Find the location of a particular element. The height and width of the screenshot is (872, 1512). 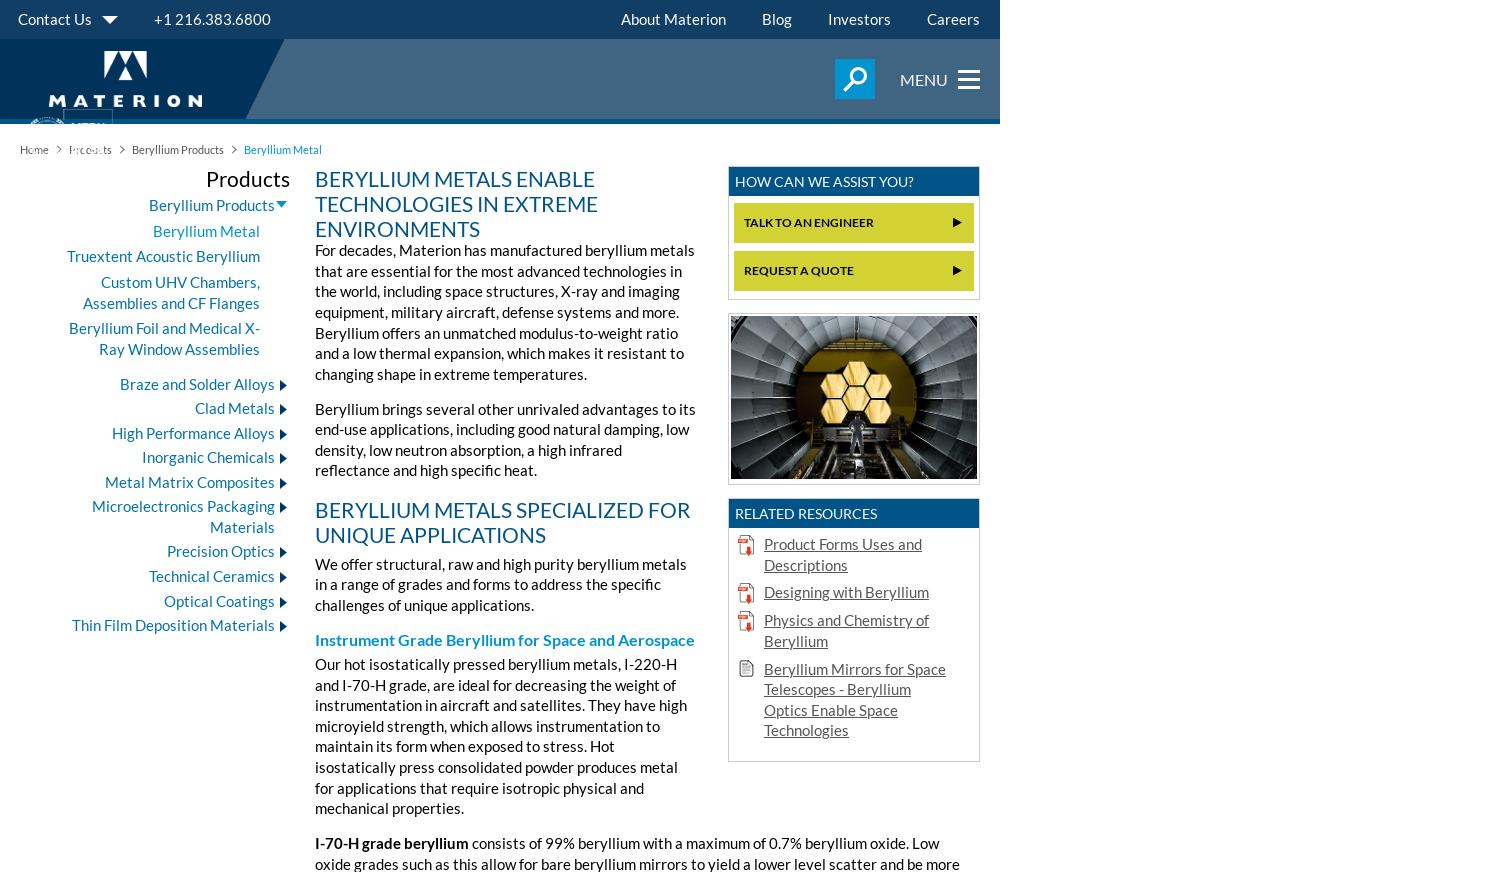

'Beryllium brings several other unrivaled advantages to its end-use applications, including good natural damping, low density, low neutron absorption, a high infrared reflectance and high specific heat.' is located at coordinates (505, 438).